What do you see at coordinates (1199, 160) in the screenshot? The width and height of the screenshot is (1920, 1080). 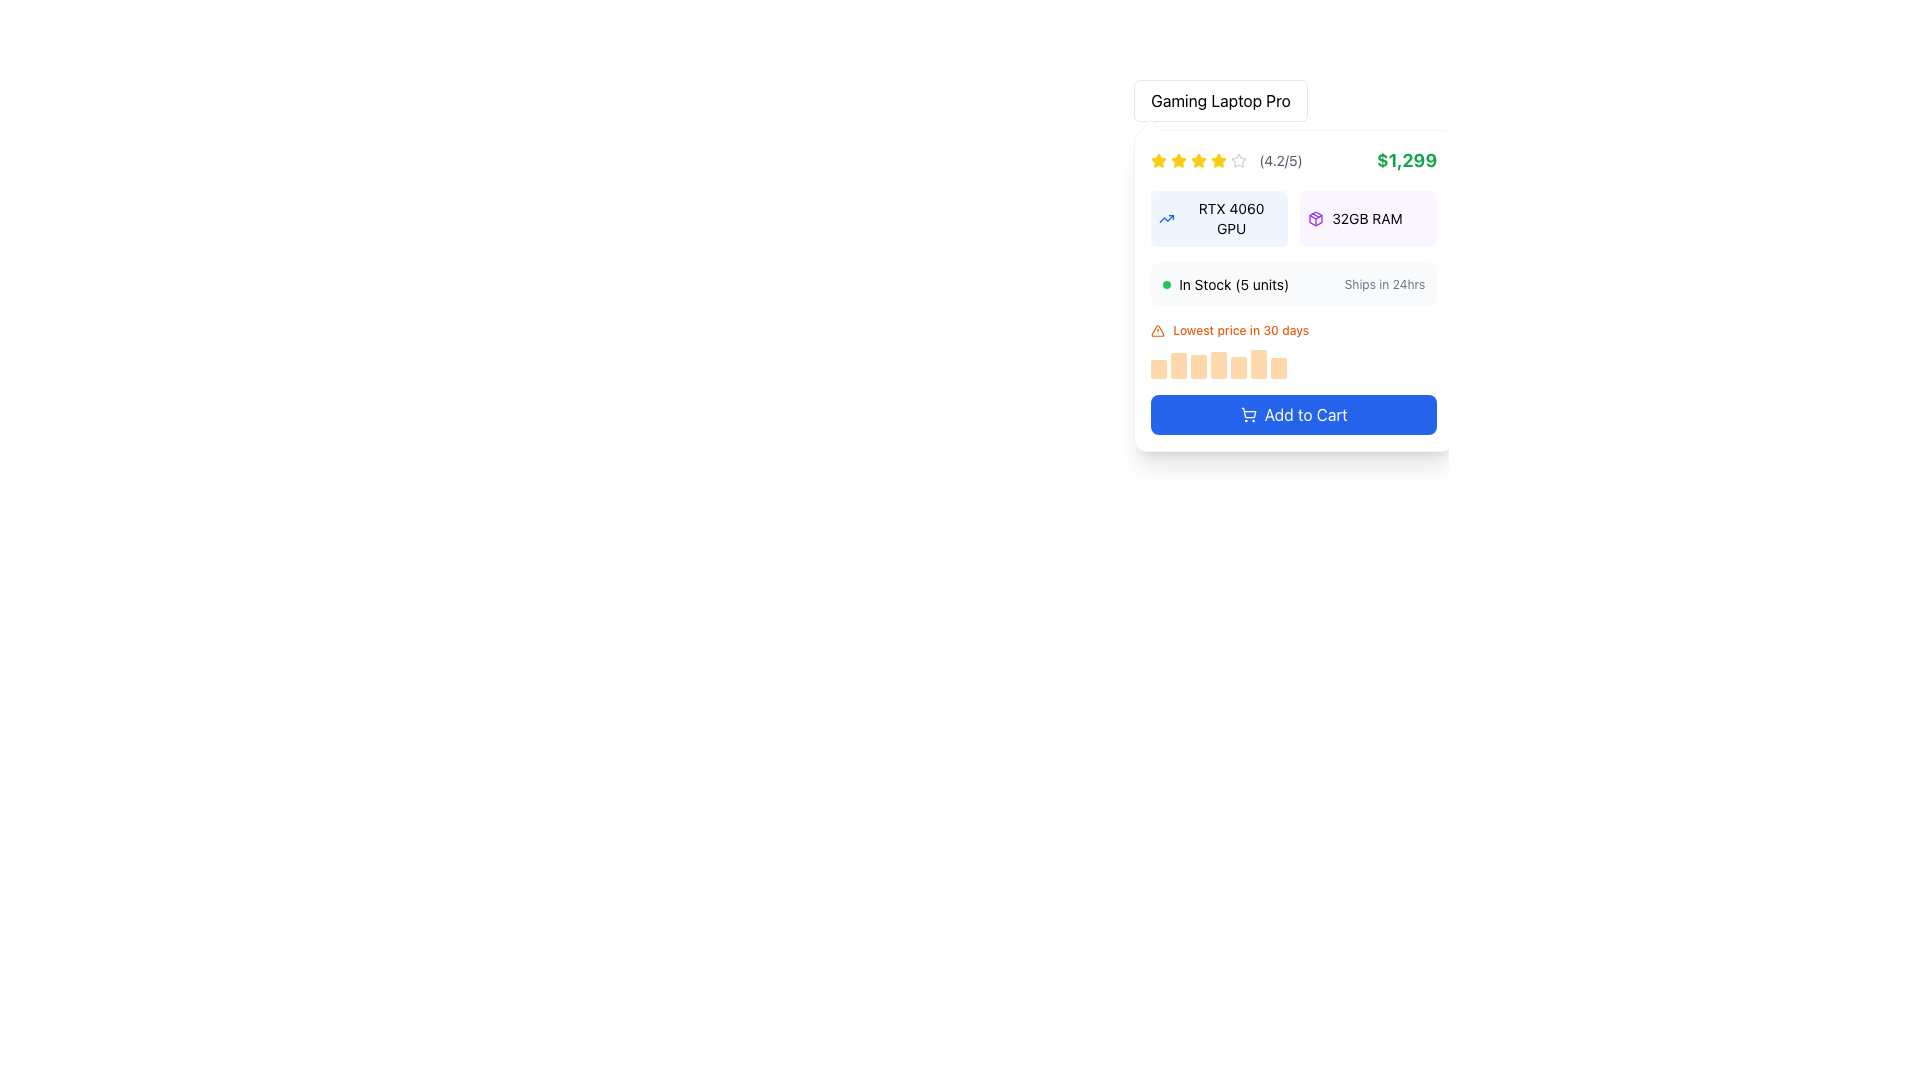 I see `the fifth star icon in the rating system located near the top of the product listing card, which represents a rating level` at bounding box center [1199, 160].